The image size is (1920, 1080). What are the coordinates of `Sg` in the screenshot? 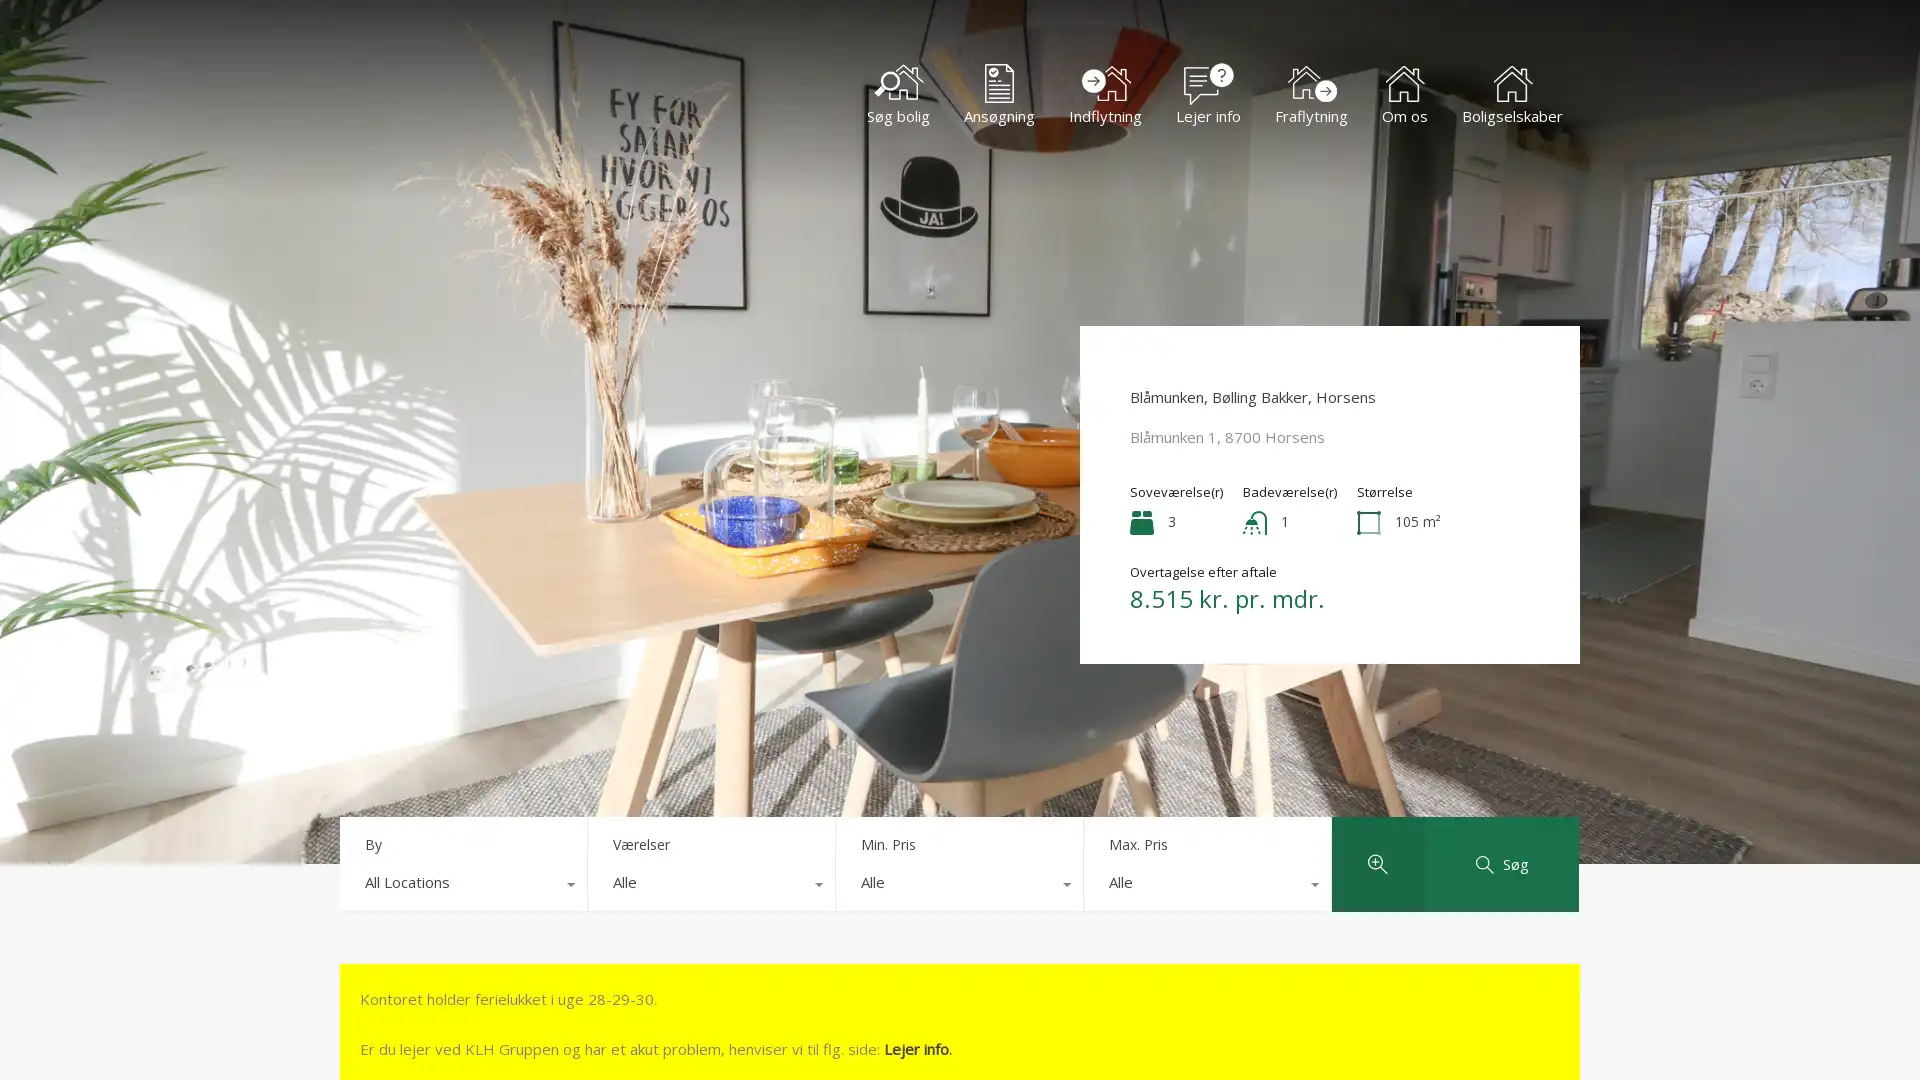 It's located at (1501, 863).